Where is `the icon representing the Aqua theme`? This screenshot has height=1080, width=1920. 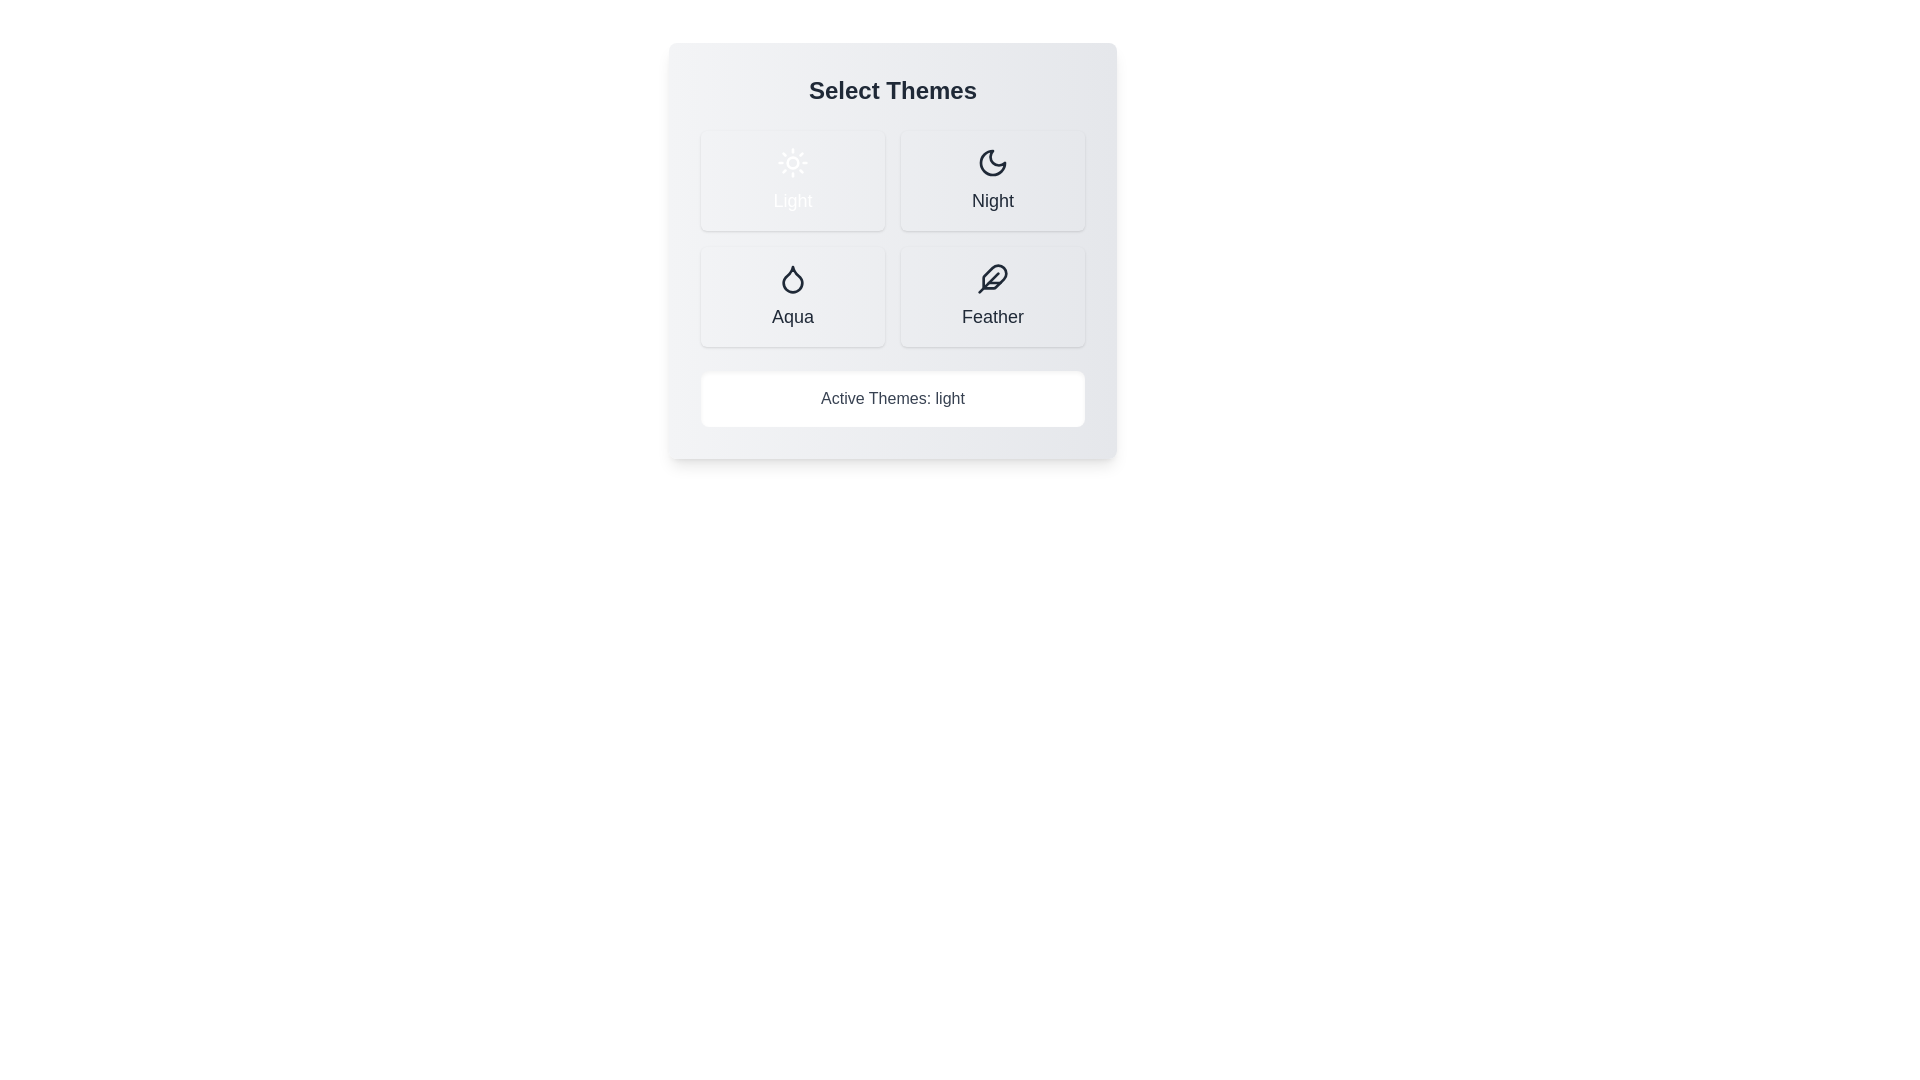 the icon representing the Aqua theme is located at coordinates (791, 278).